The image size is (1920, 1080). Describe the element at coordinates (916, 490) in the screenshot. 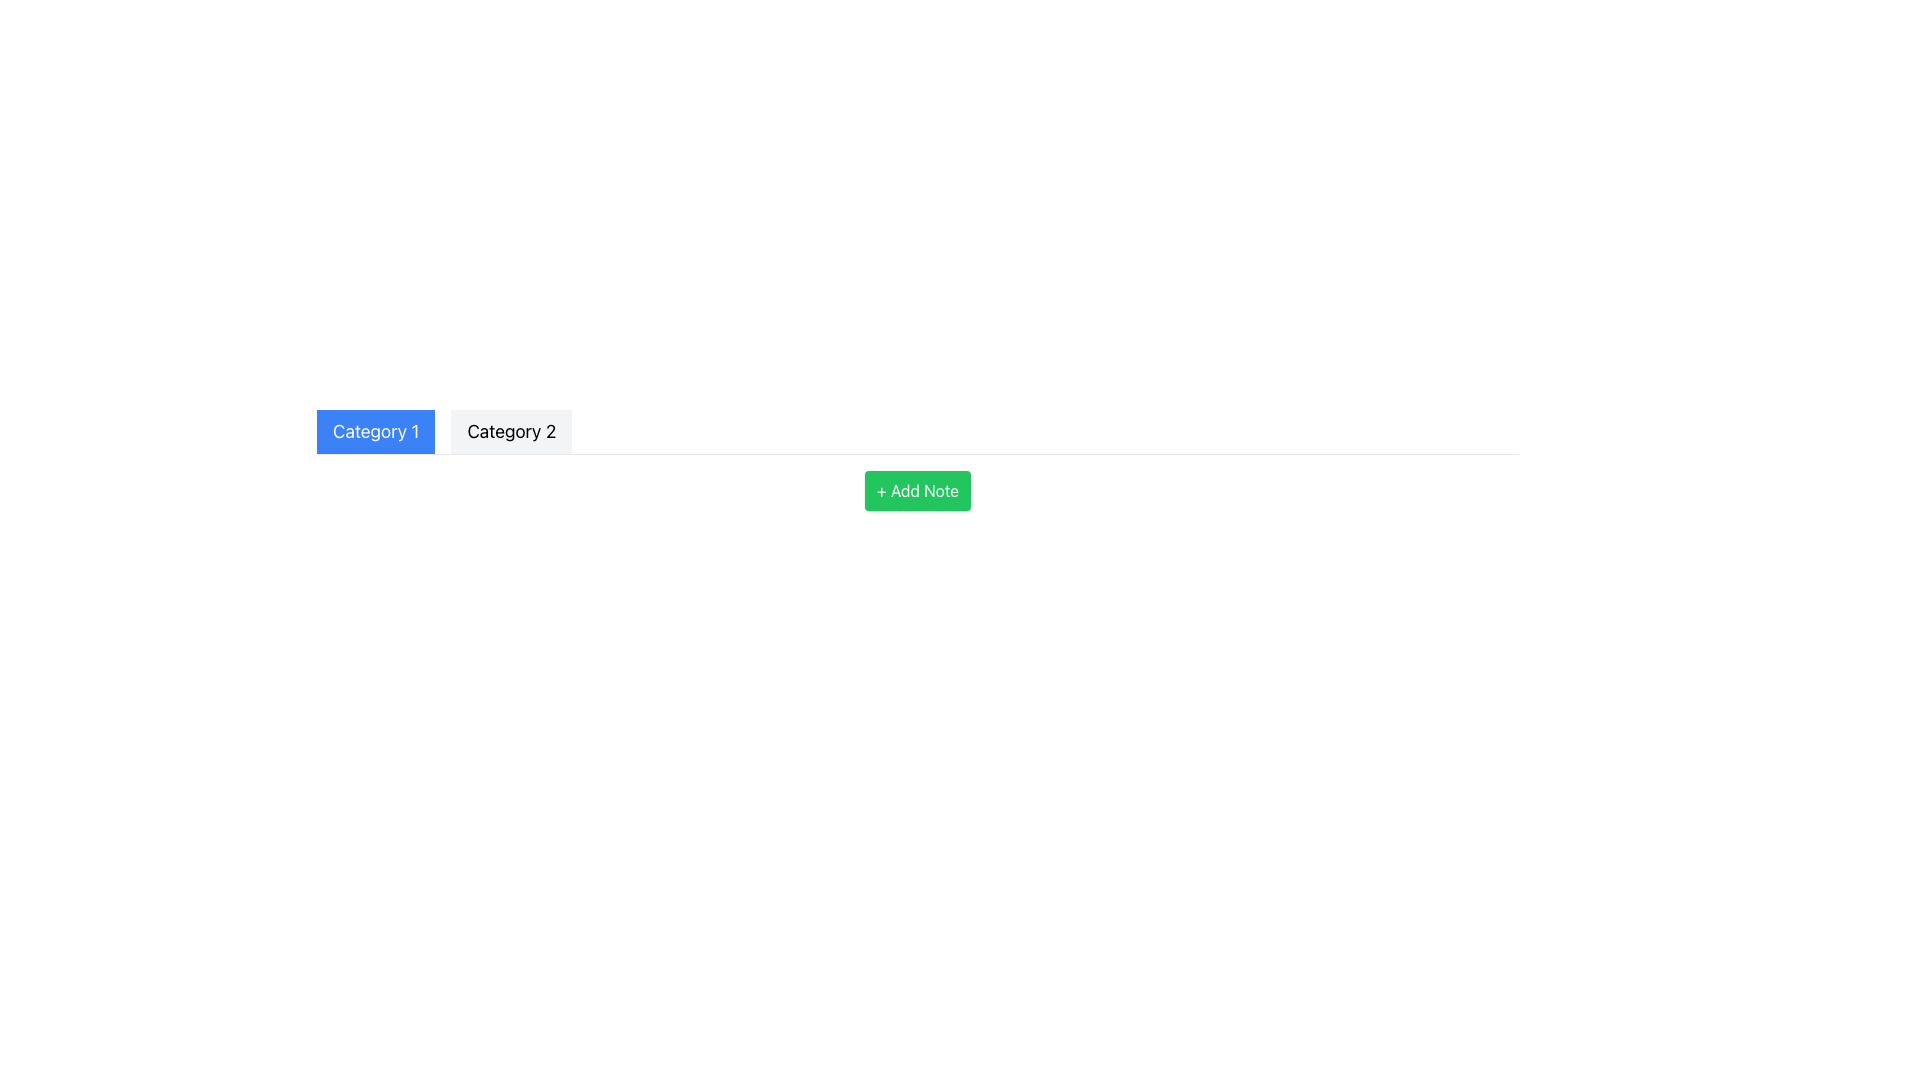

I see `the green rectangular button labeled '+ Add Note'` at that location.